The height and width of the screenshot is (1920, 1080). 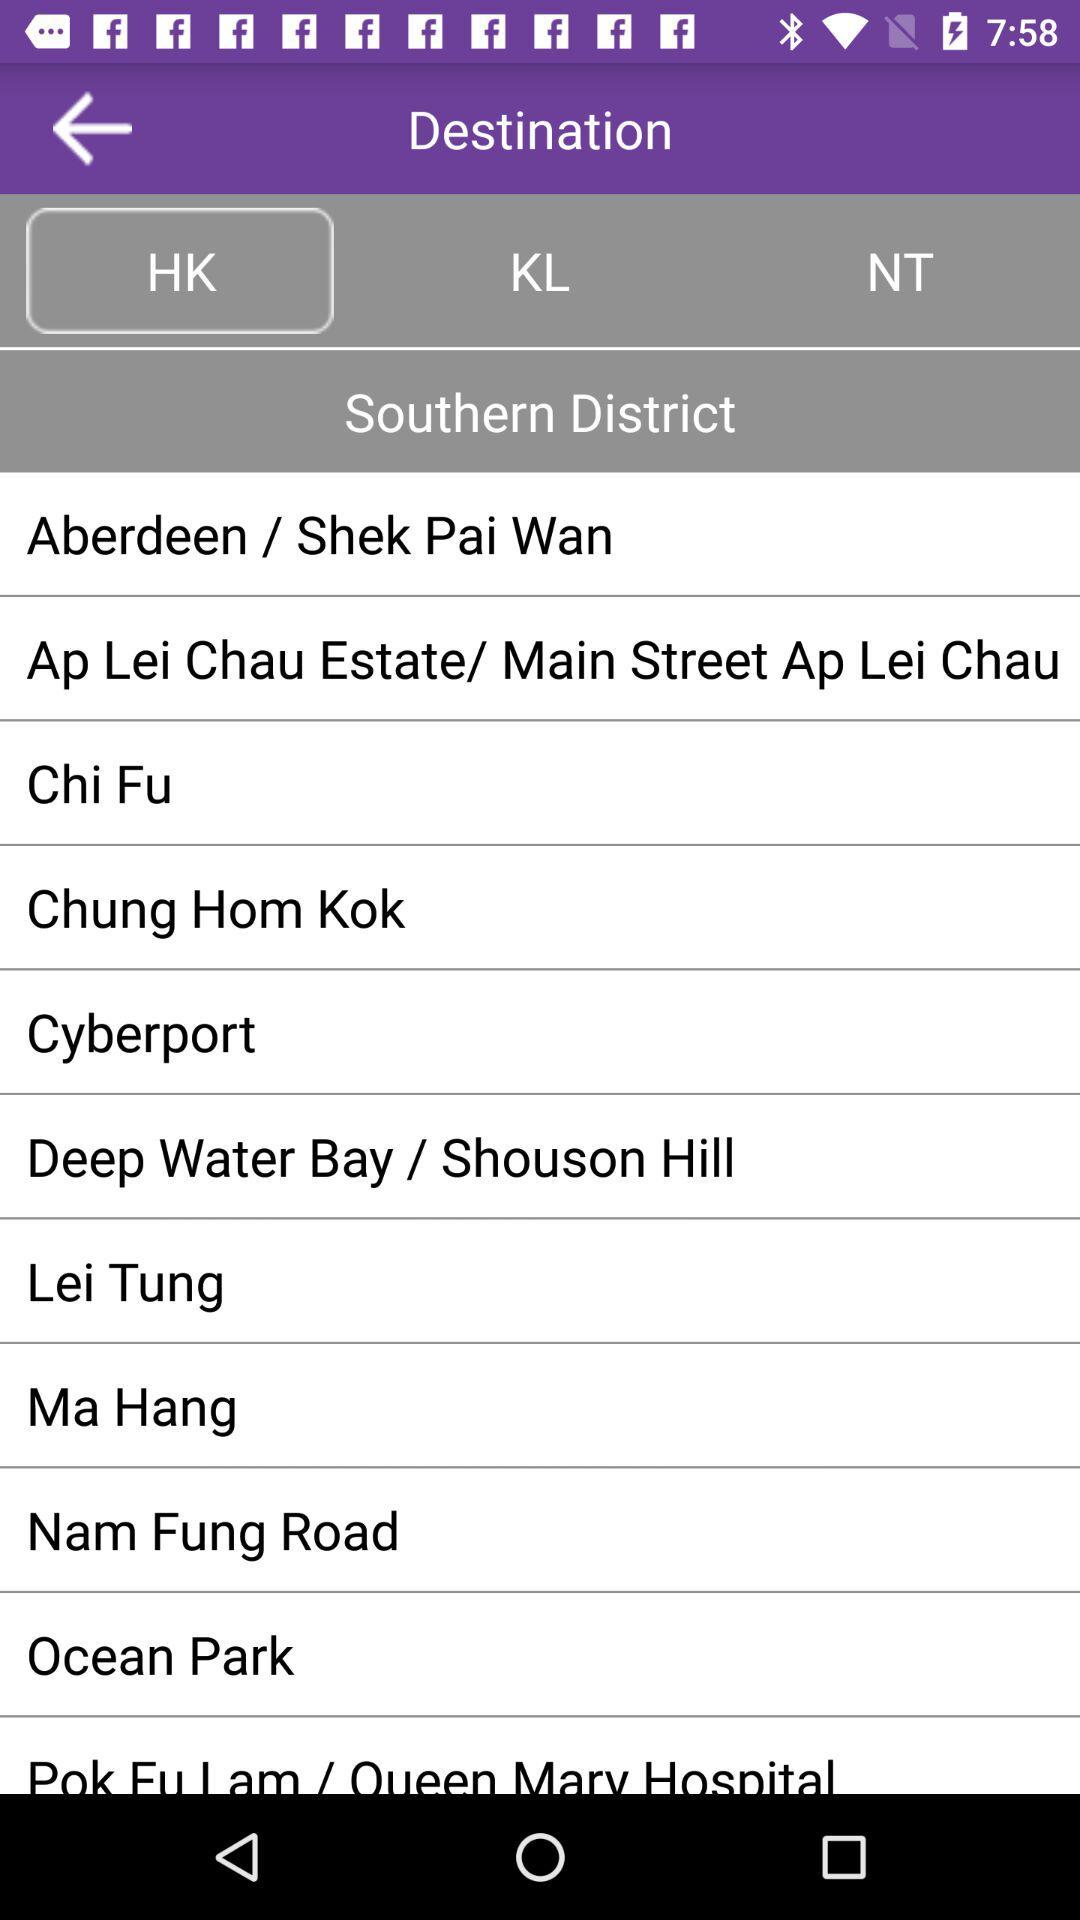 What do you see at coordinates (540, 1404) in the screenshot?
I see `the ma hang` at bounding box center [540, 1404].